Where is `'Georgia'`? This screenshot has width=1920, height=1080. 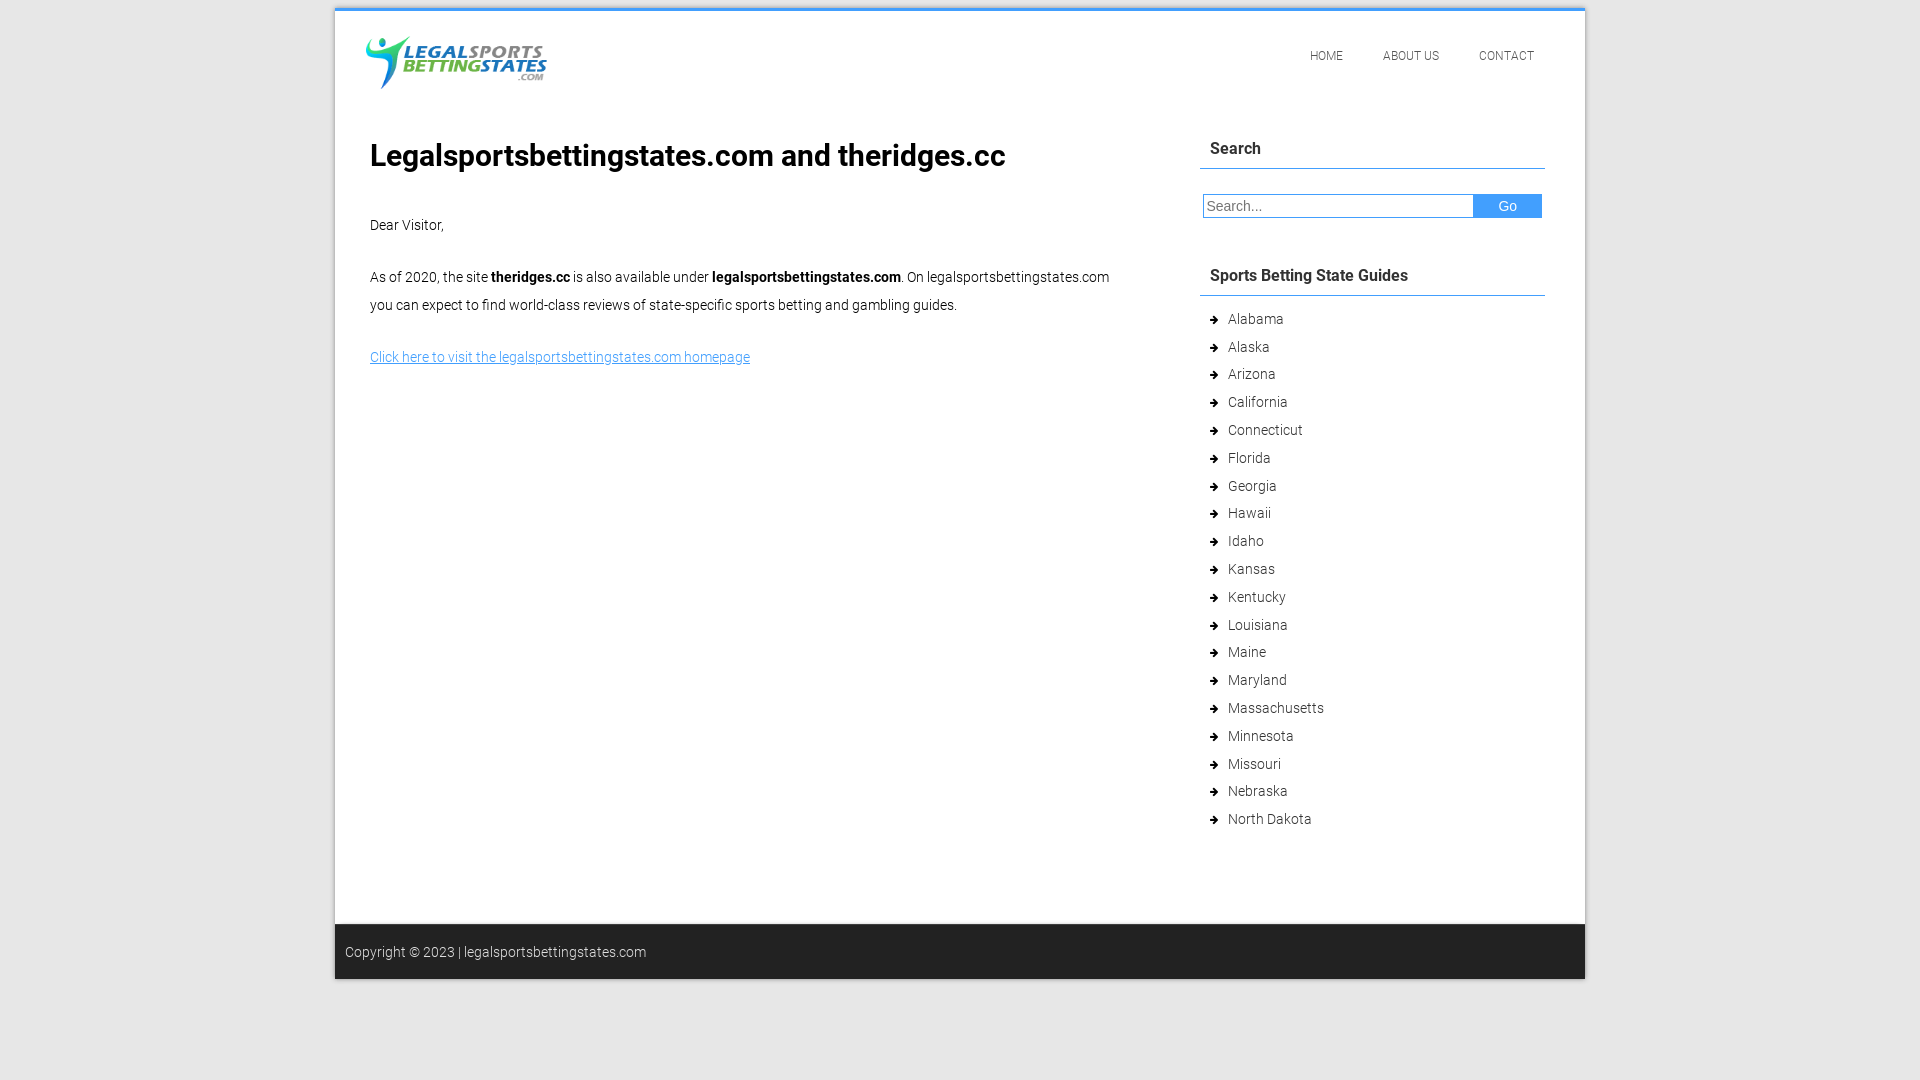 'Georgia' is located at coordinates (1251, 486).